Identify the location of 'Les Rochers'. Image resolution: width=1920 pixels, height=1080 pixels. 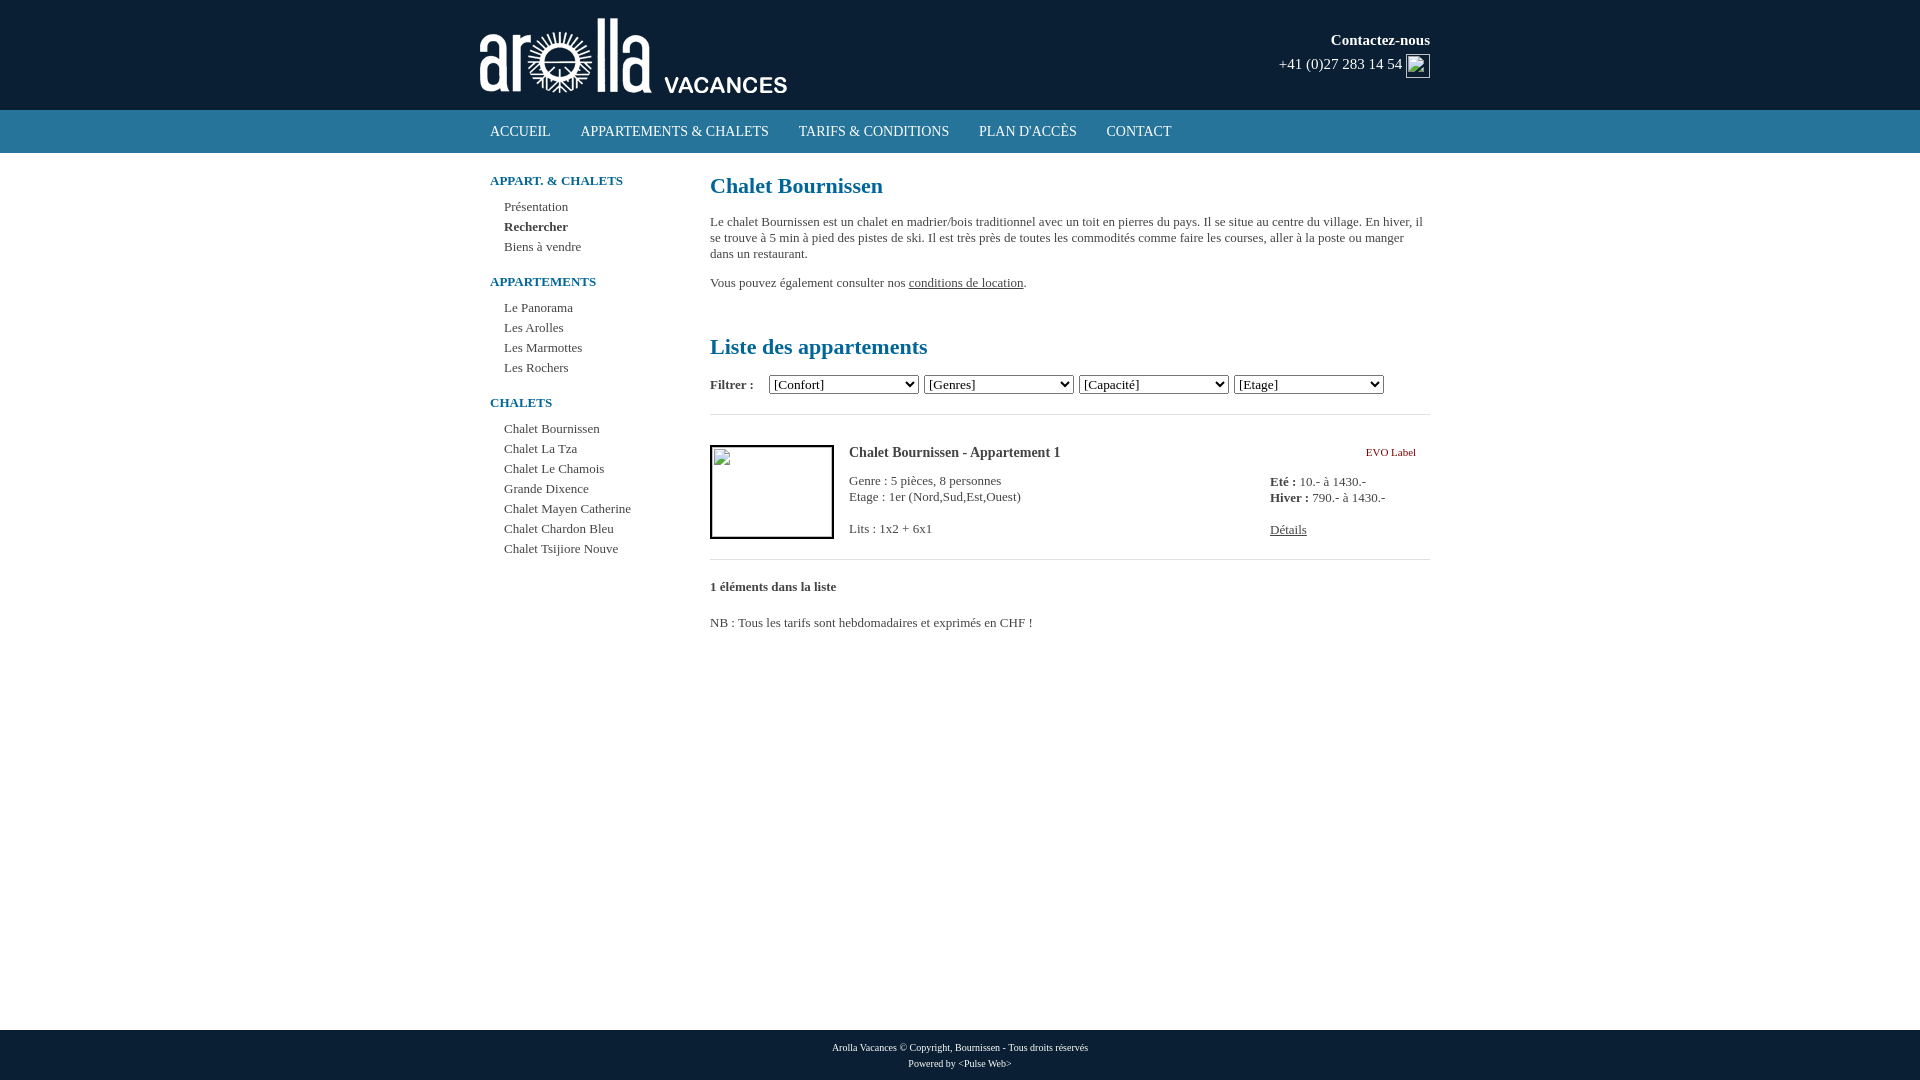
(536, 367).